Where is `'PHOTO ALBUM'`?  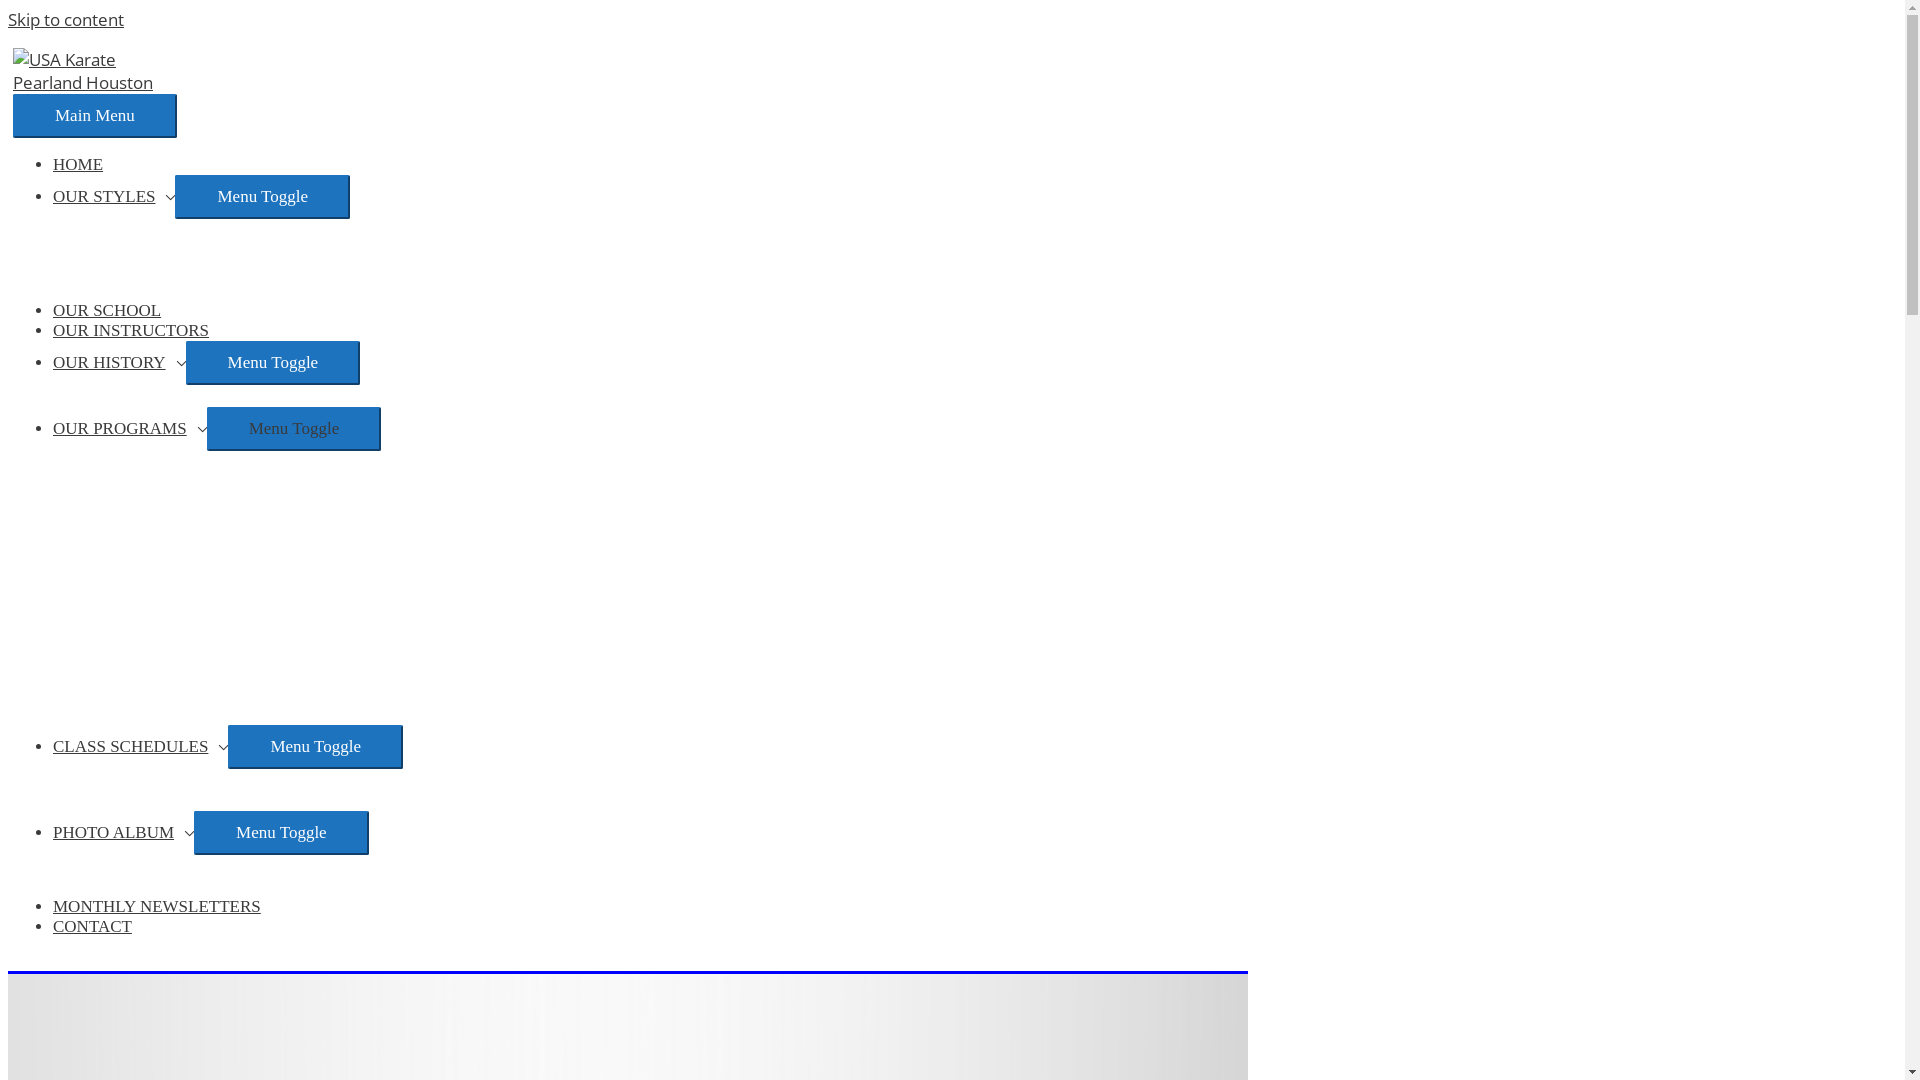 'PHOTO ALBUM' is located at coordinates (122, 832).